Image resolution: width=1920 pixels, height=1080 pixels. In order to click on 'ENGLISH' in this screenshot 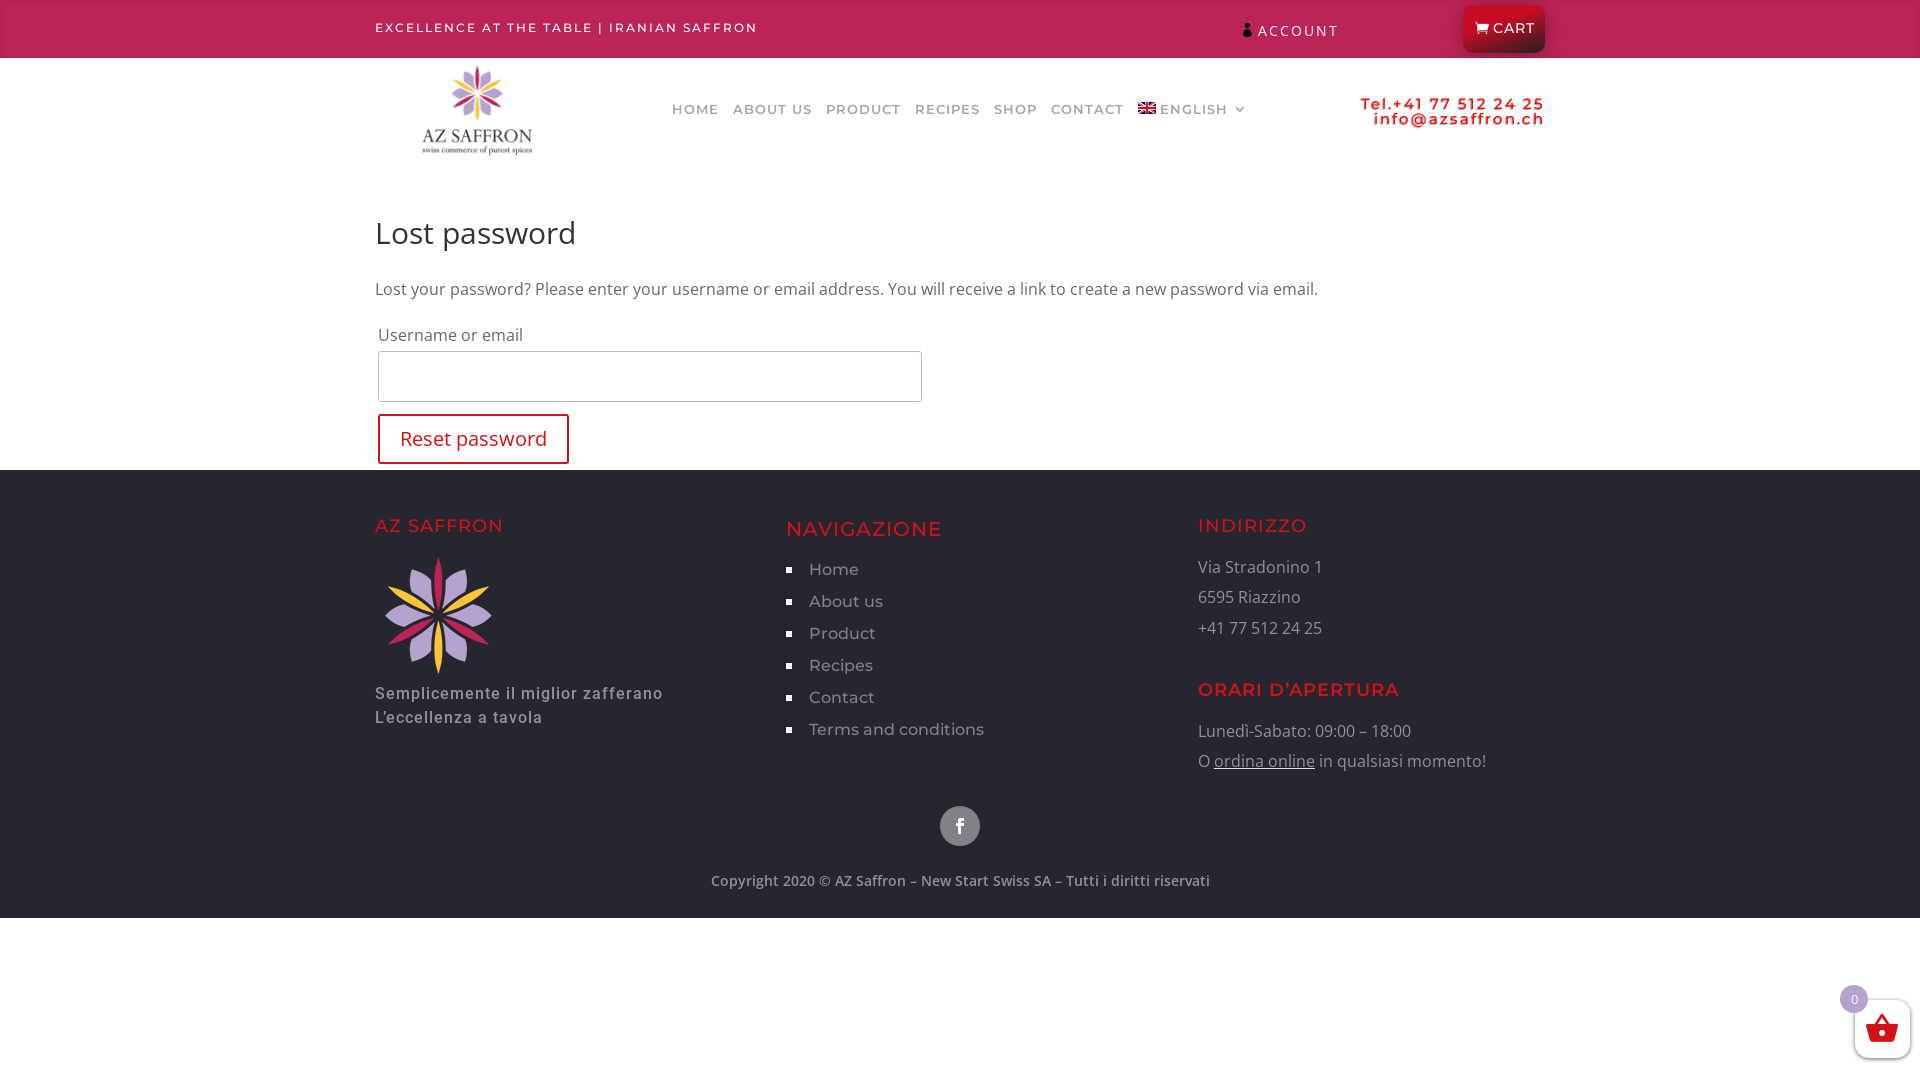, I will do `click(1193, 112)`.